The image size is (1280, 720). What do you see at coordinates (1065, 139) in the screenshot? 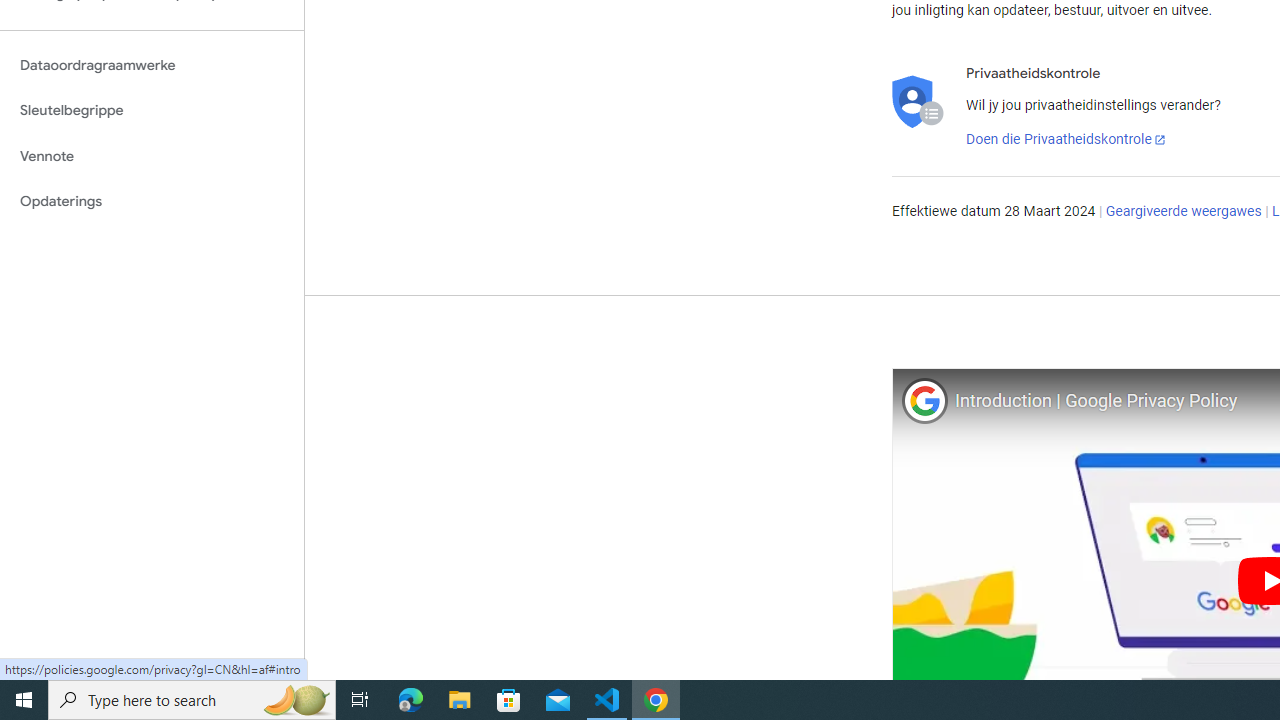
I see `'Doen die Privaatheidskontrole'` at bounding box center [1065, 139].